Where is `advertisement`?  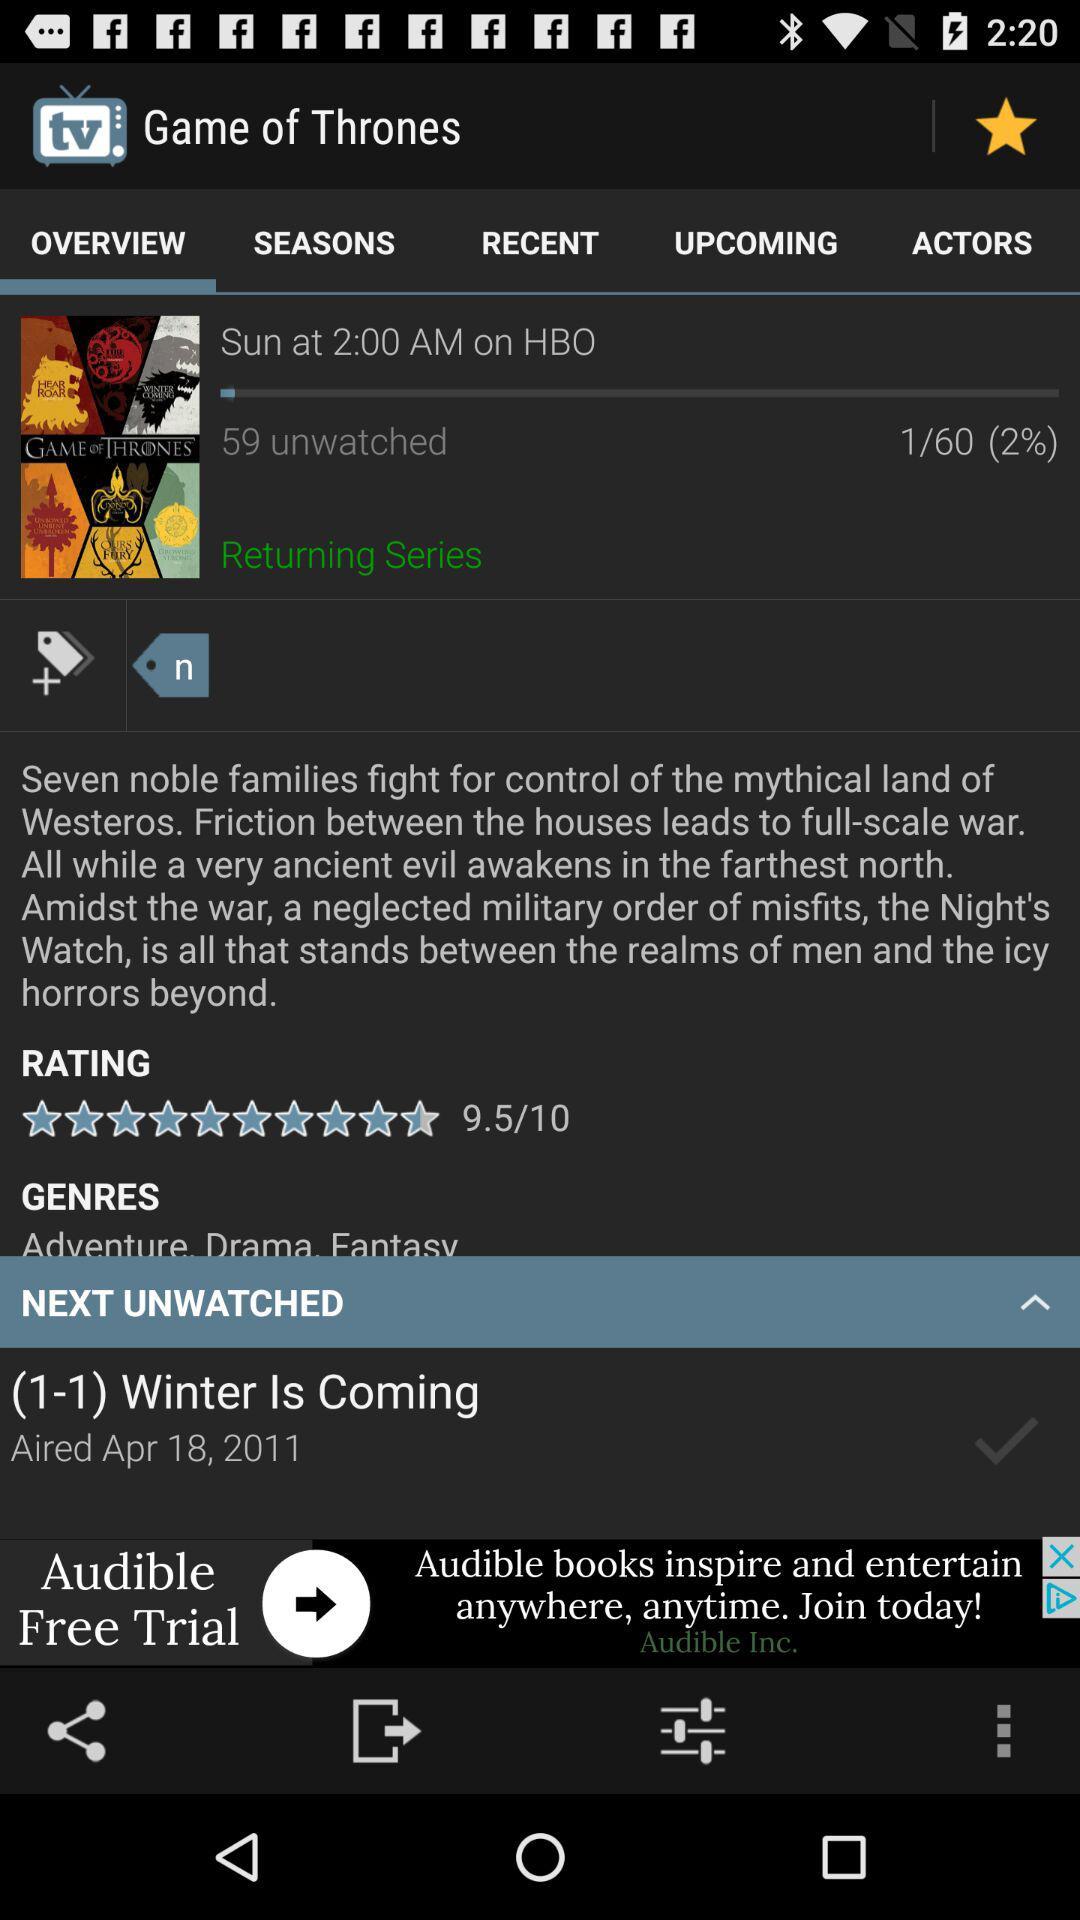
advertisement is located at coordinates (540, 1602).